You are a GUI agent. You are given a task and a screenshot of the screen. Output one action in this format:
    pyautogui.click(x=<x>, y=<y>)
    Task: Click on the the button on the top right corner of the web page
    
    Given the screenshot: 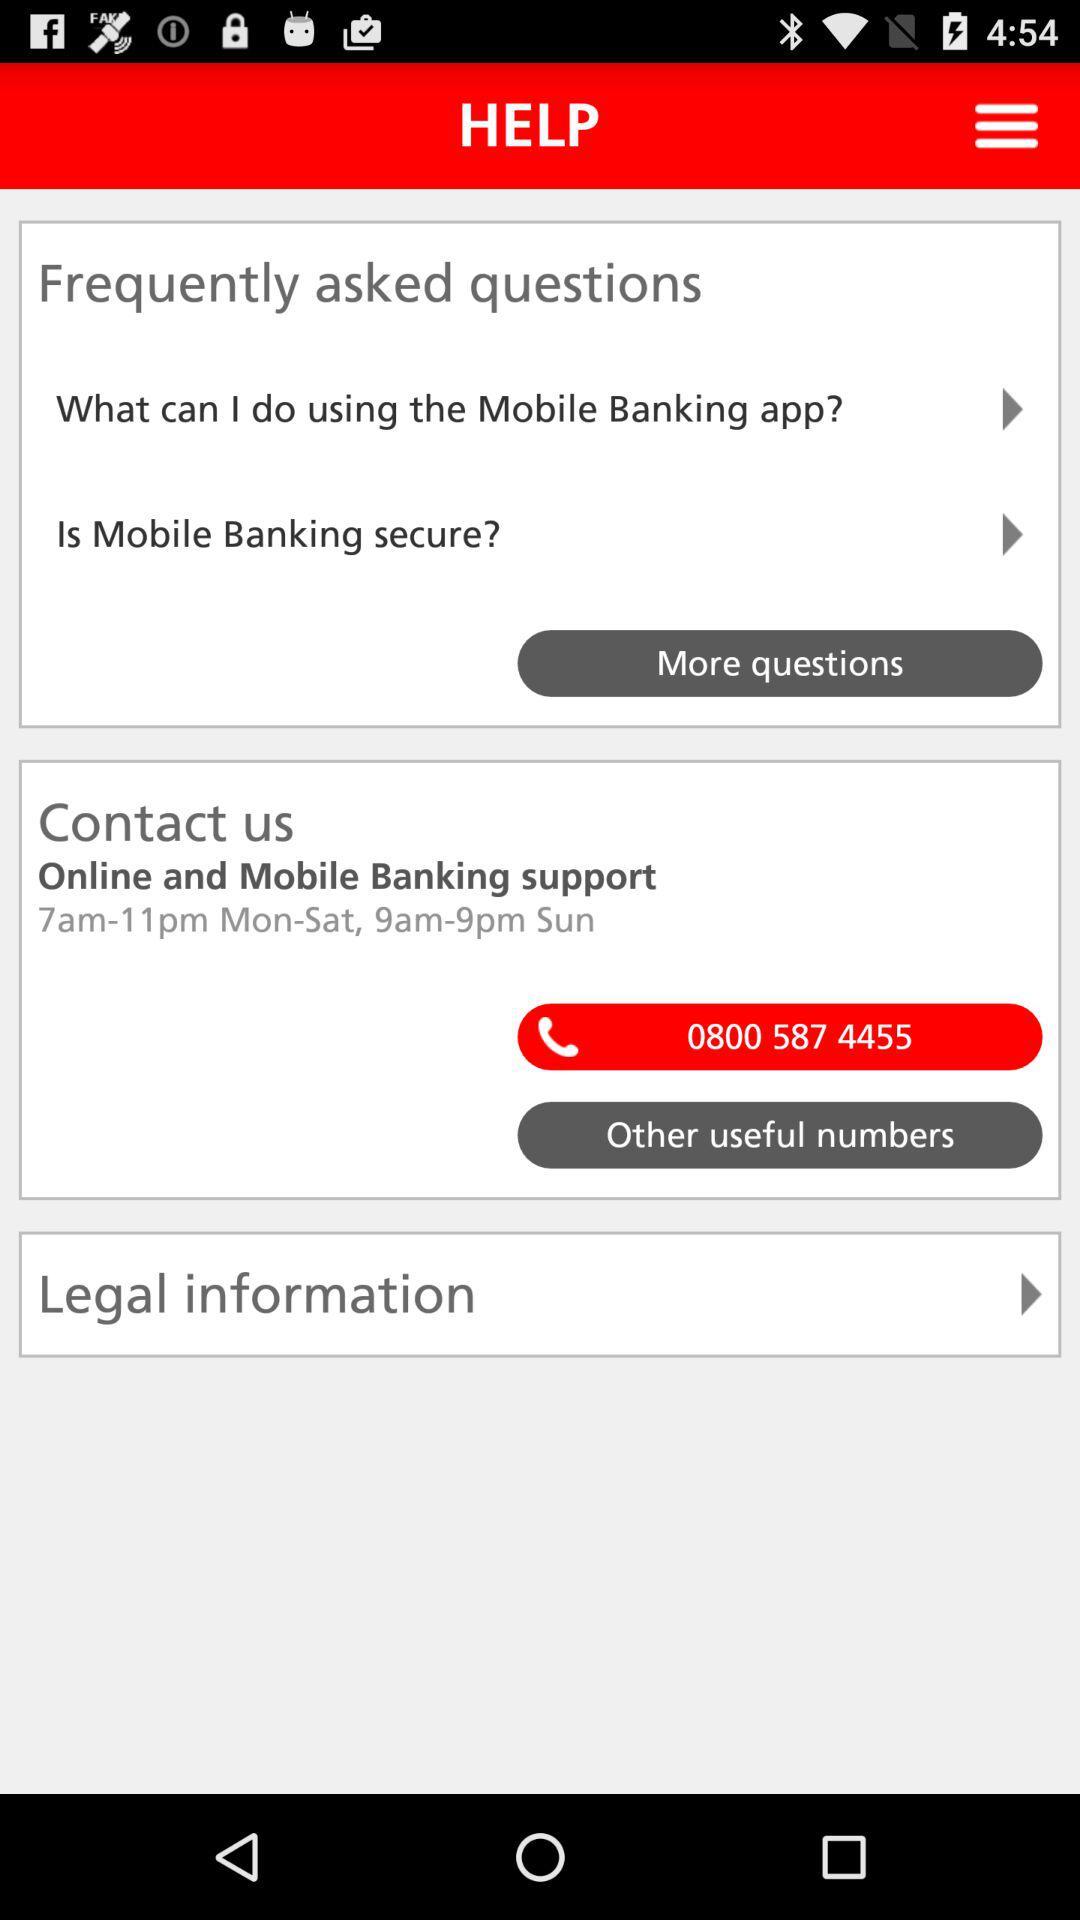 What is the action you would take?
    pyautogui.click(x=1006, y=124)
    